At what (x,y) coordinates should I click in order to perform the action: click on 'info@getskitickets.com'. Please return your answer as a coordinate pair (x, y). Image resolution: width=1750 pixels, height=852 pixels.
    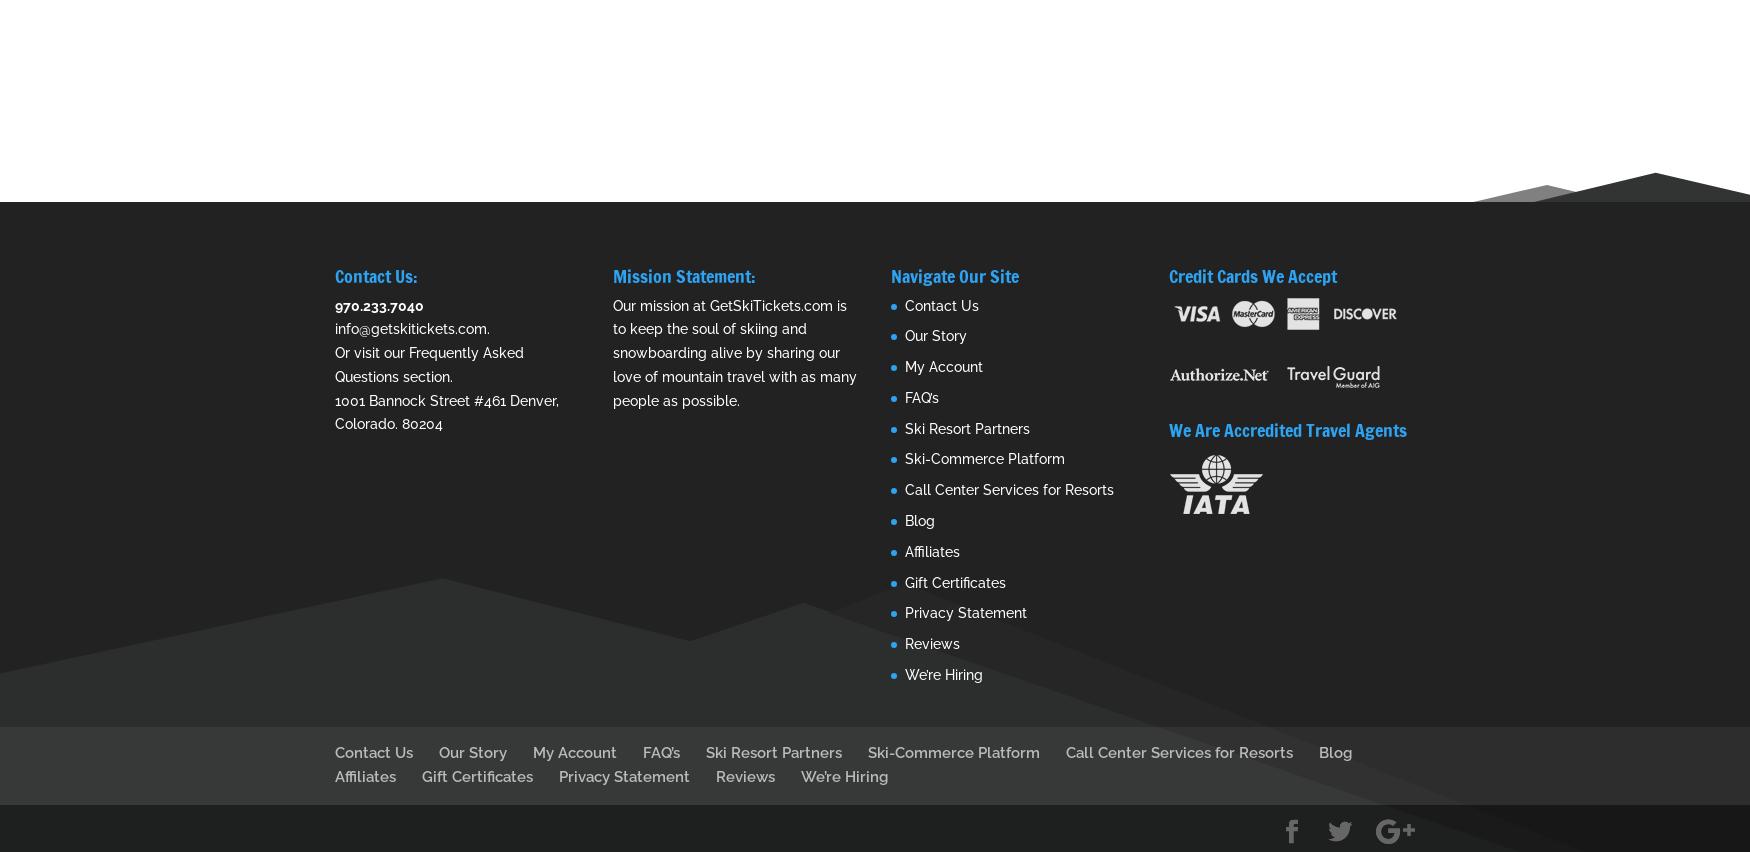
    Looking at the image, I should click on (410, 329).